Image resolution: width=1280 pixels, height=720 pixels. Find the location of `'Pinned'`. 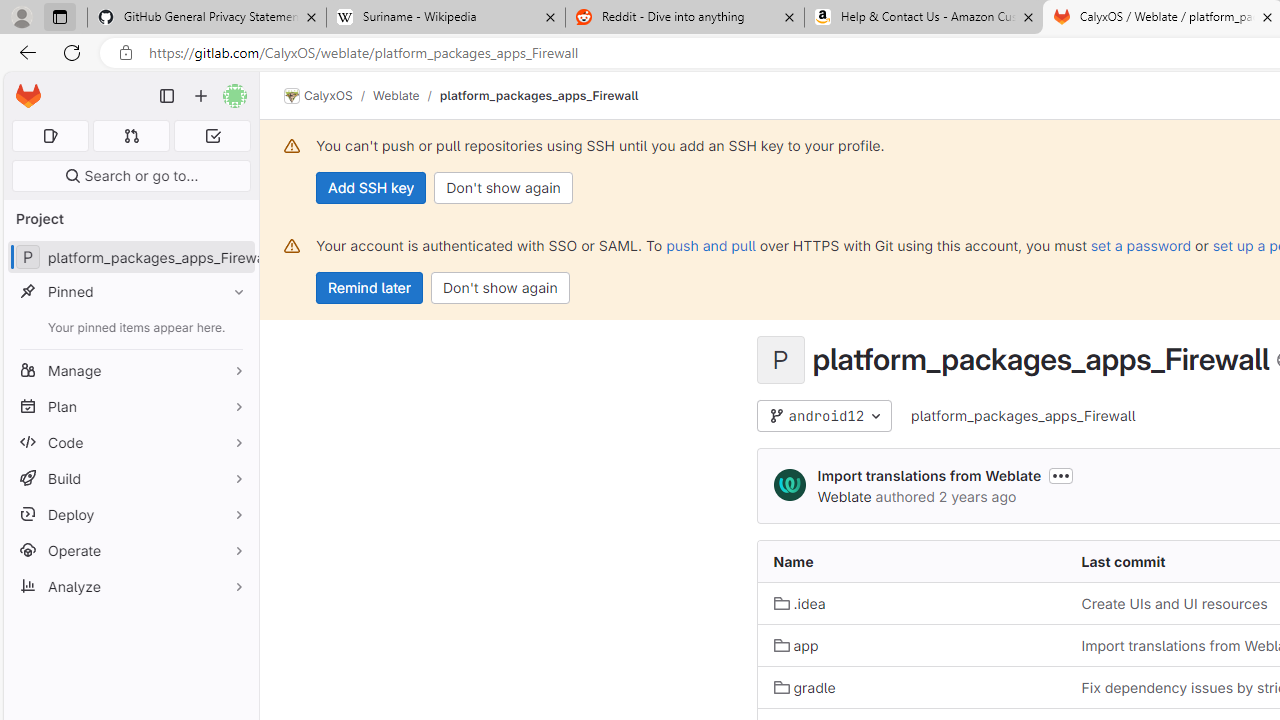

'Pinned' is located at coordinates (130, 291).